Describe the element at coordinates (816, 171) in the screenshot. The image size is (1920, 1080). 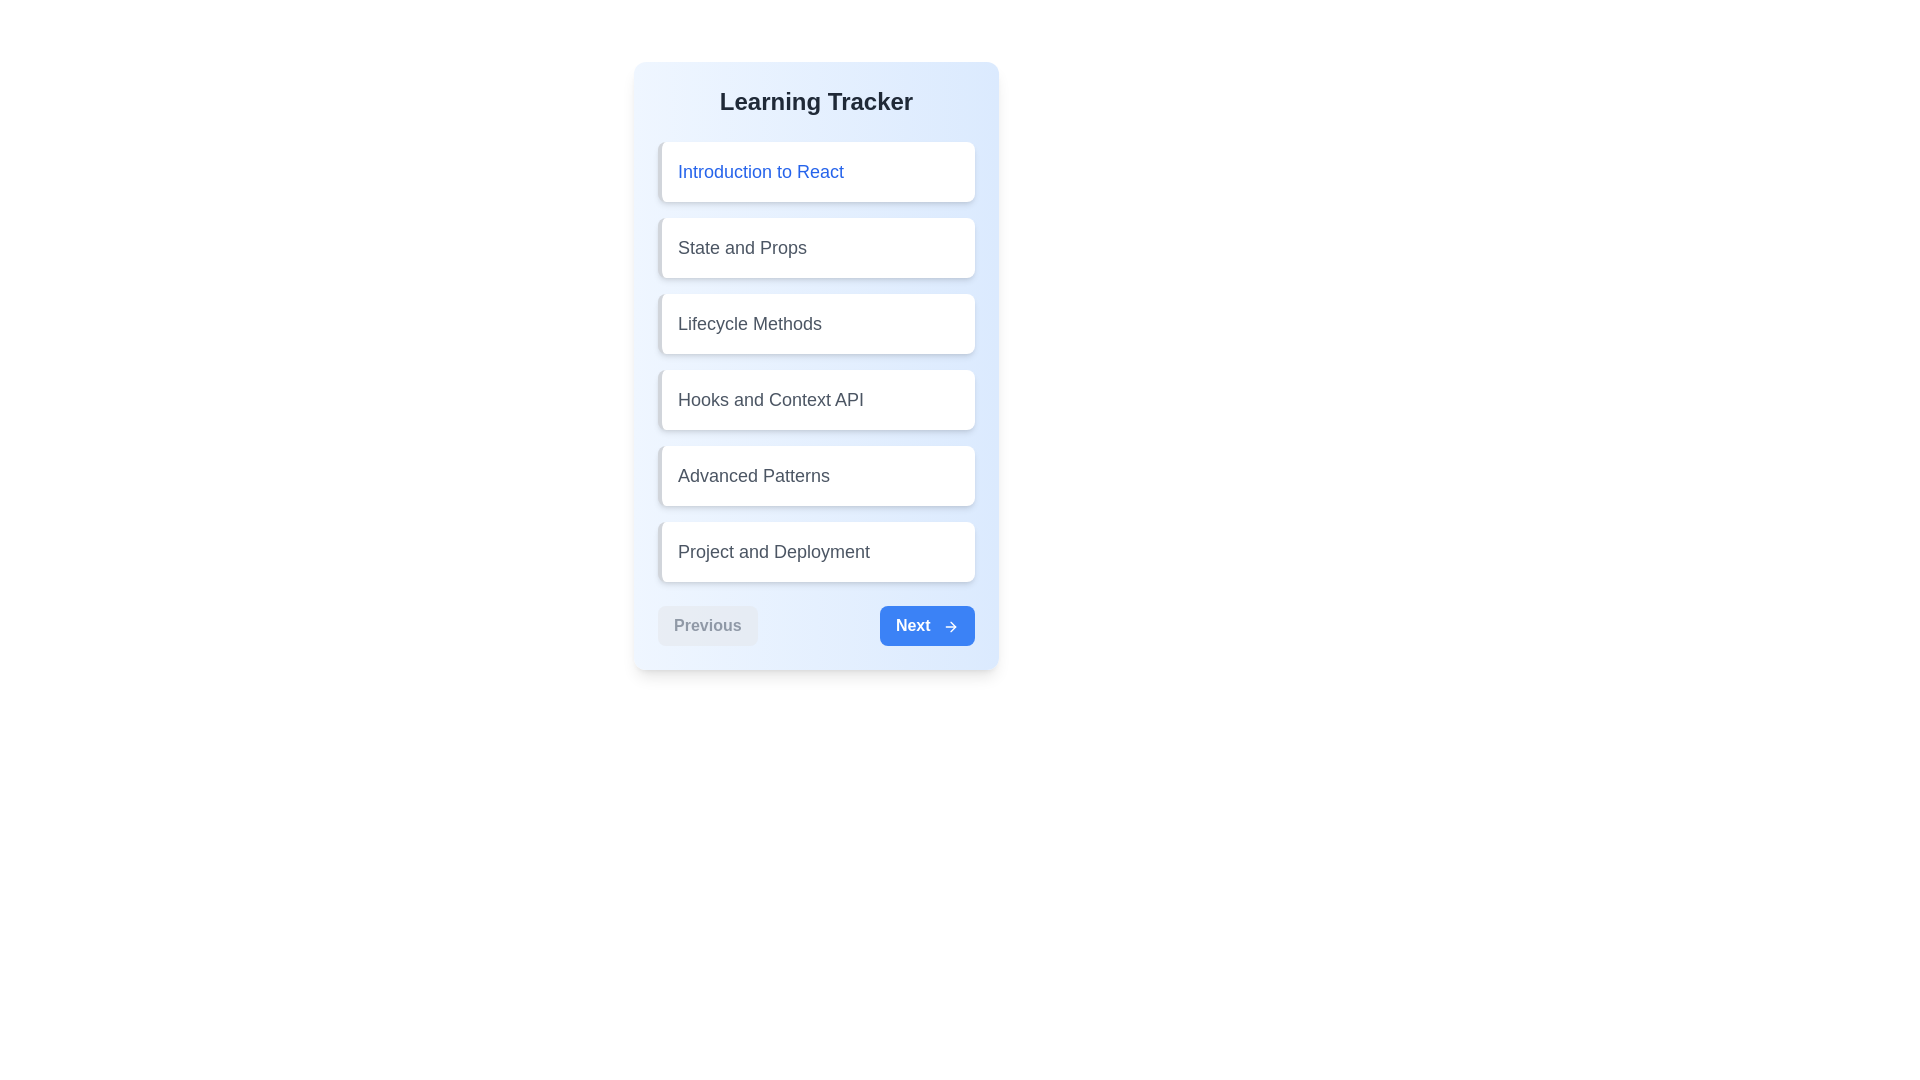
I see `the lesson titled 'Introduction to React' to select it` at that location.